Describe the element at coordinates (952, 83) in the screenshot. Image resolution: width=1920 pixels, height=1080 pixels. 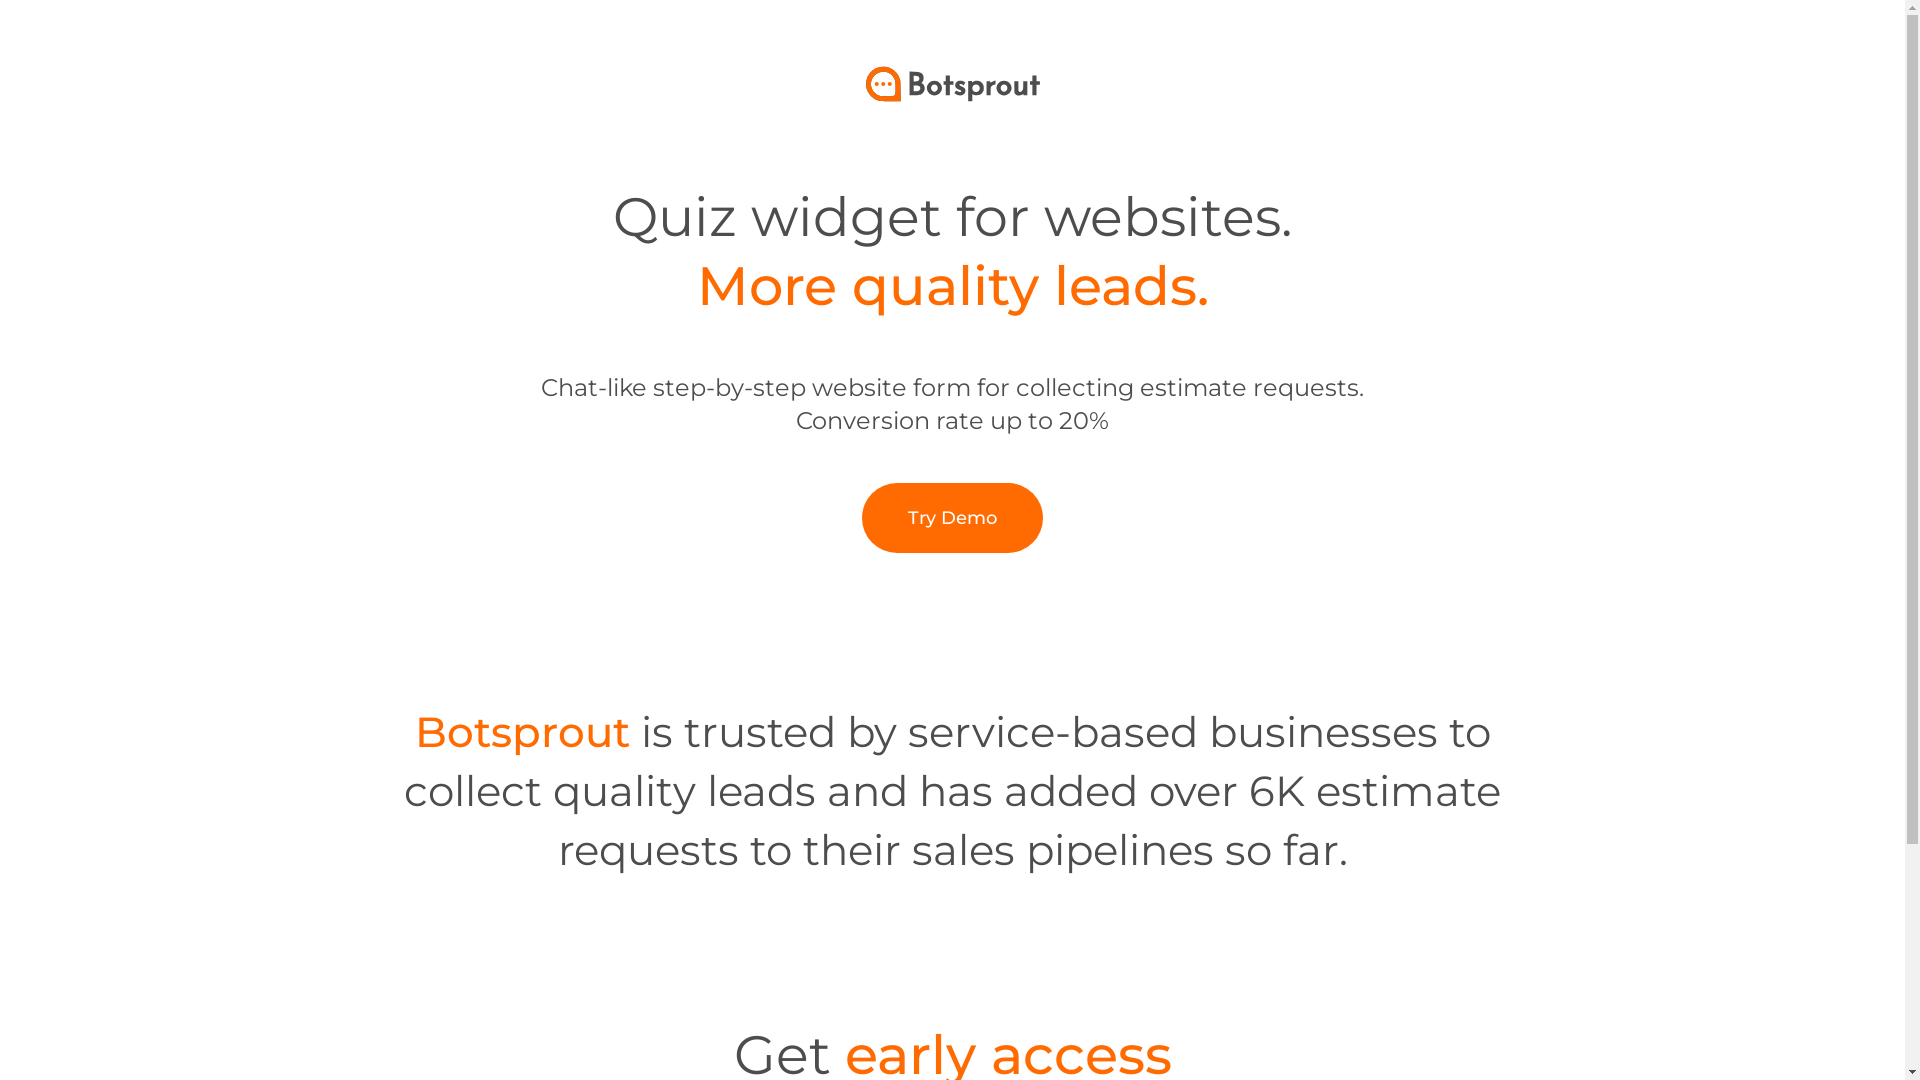
I see `'BotsproutCreated with Sketch.'` at that location.